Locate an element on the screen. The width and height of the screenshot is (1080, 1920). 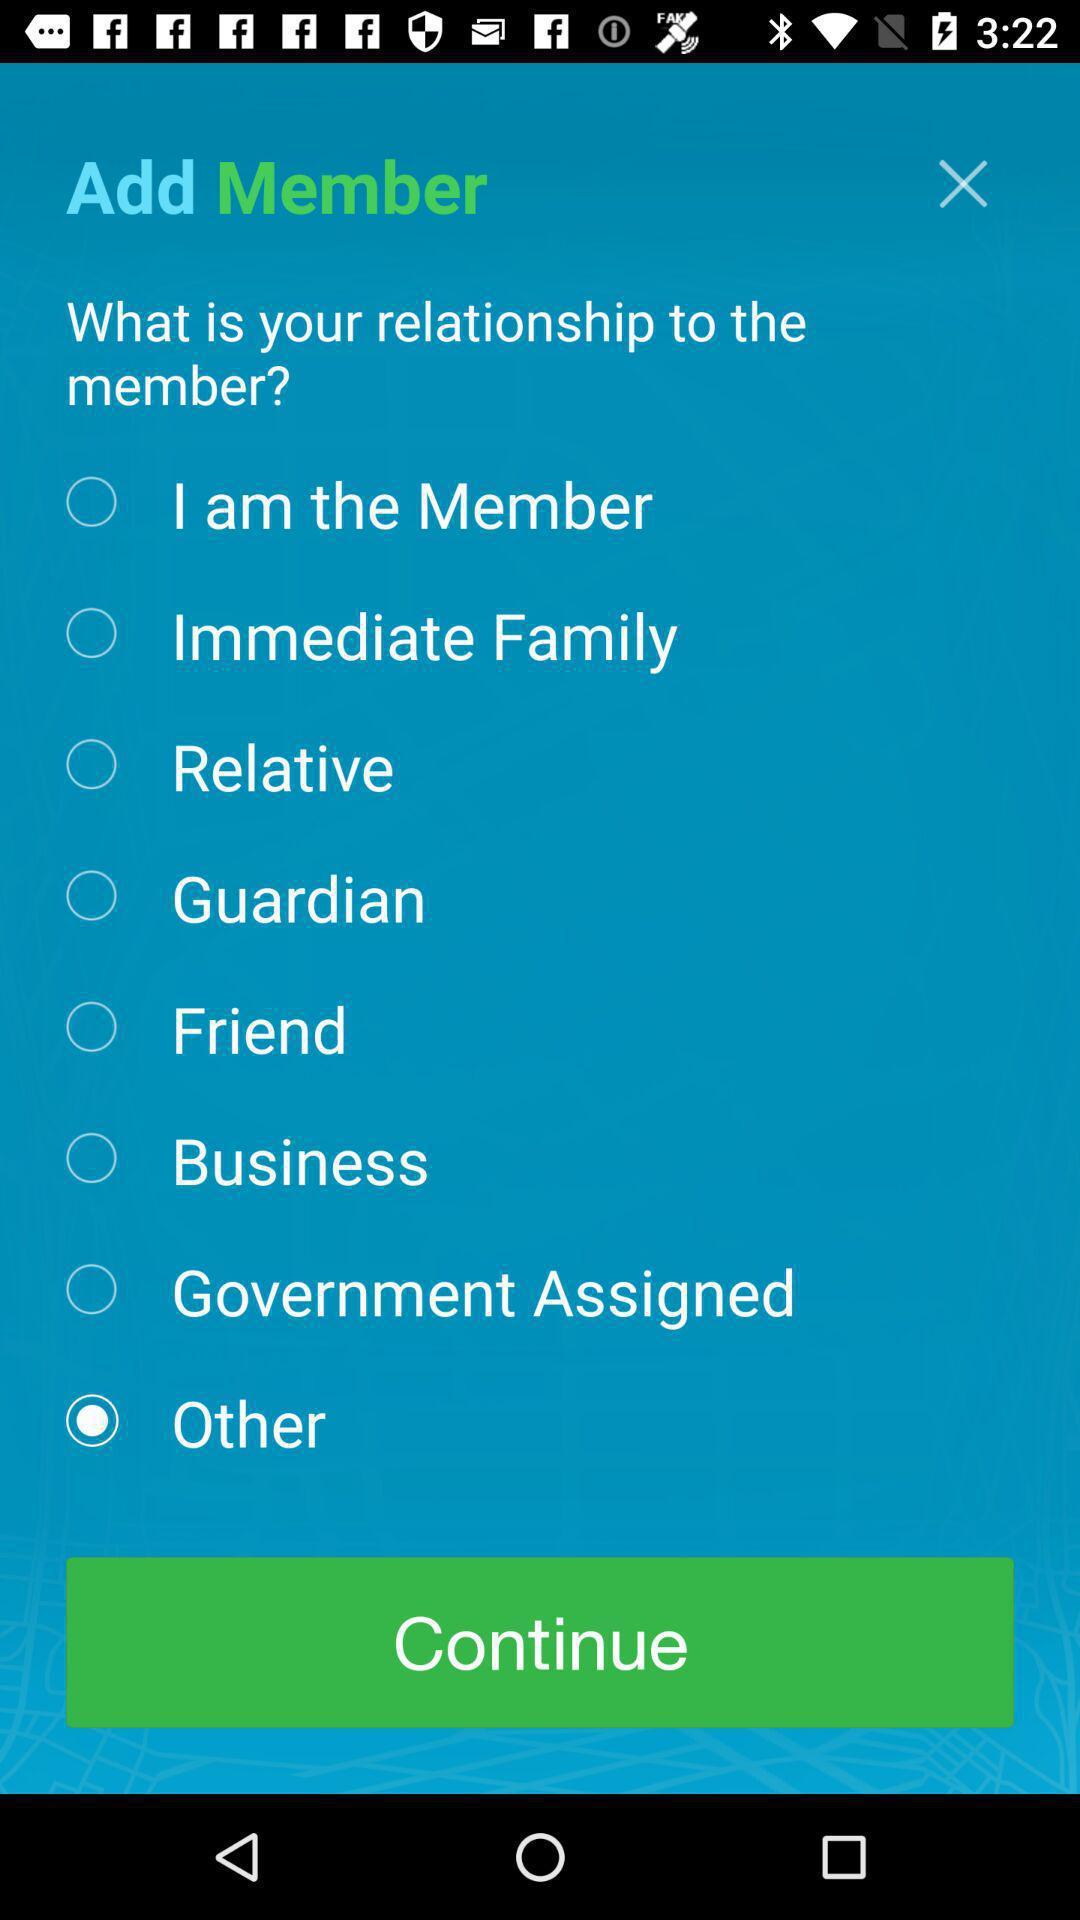
the item below i am the is located at coordinates (423, 632).